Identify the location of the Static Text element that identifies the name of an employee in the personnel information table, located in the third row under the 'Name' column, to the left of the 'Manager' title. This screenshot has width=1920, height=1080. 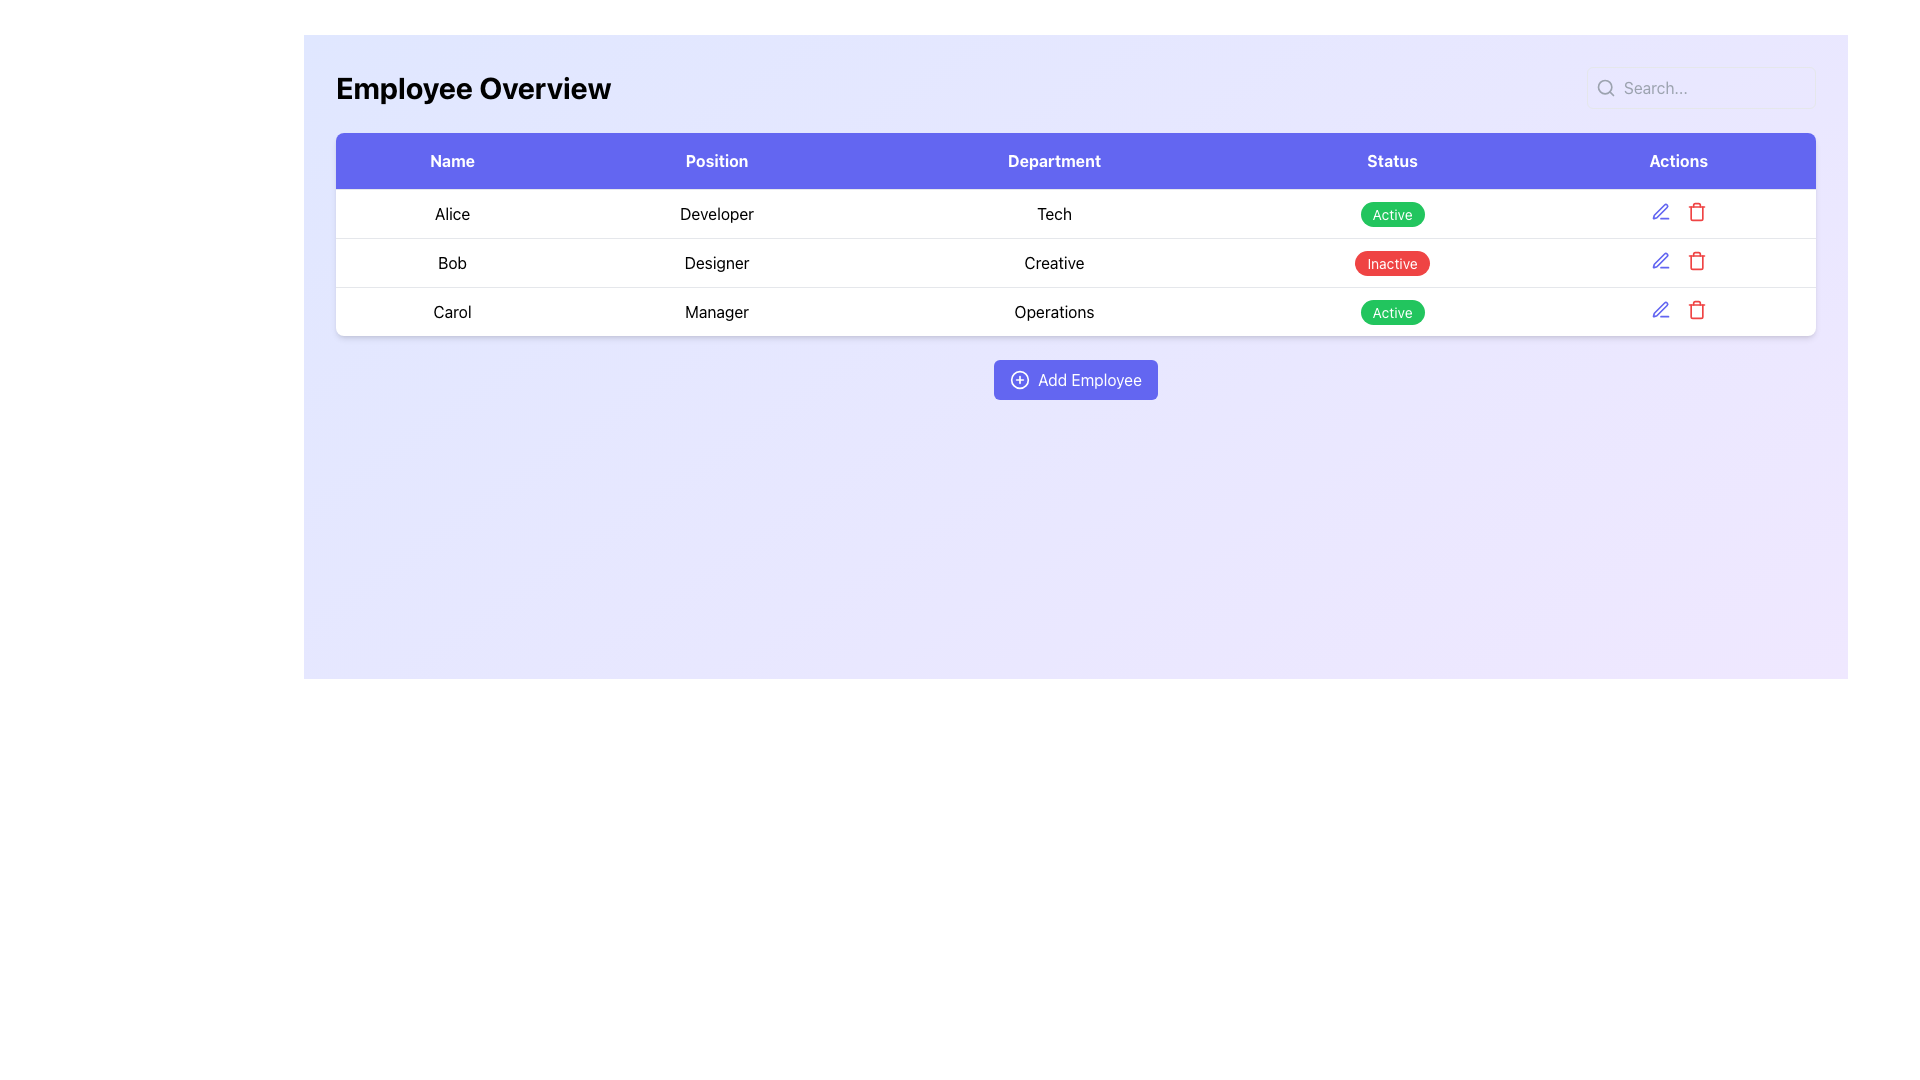
(451, 311).